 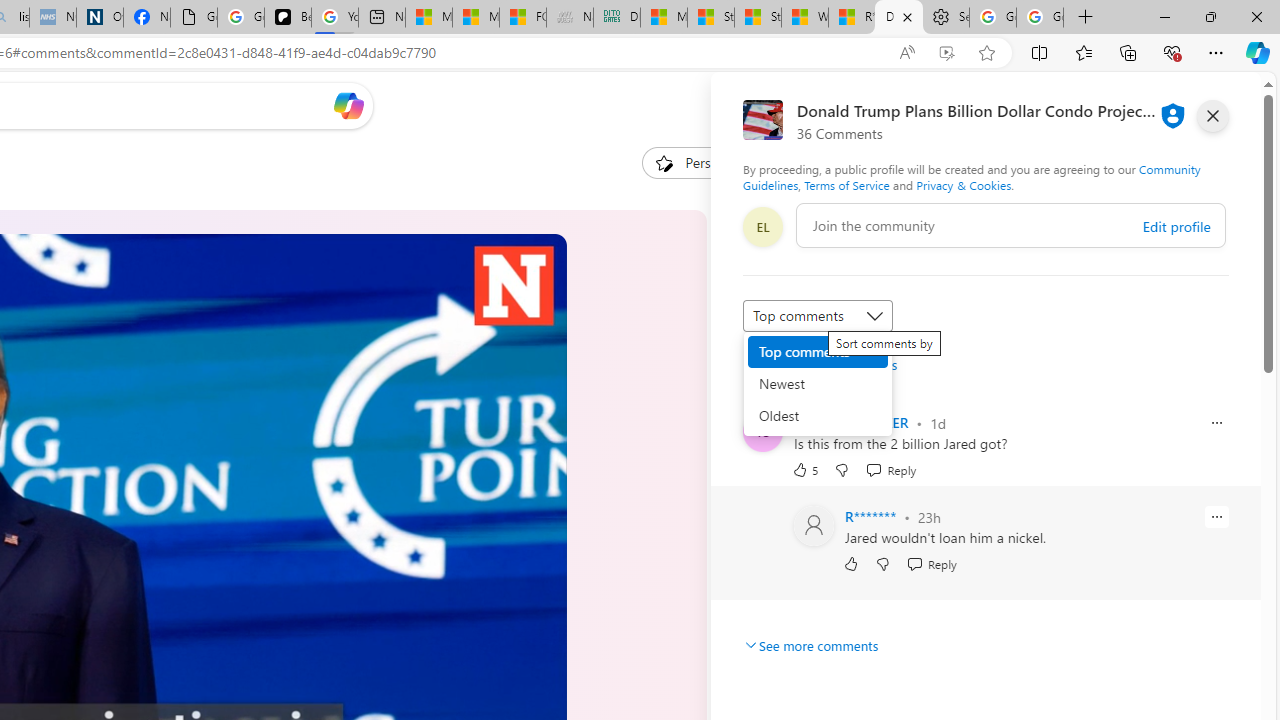 I want to click on 'R******* | Trusted Community Engagement and Contributions', so click(x=852, y=17).